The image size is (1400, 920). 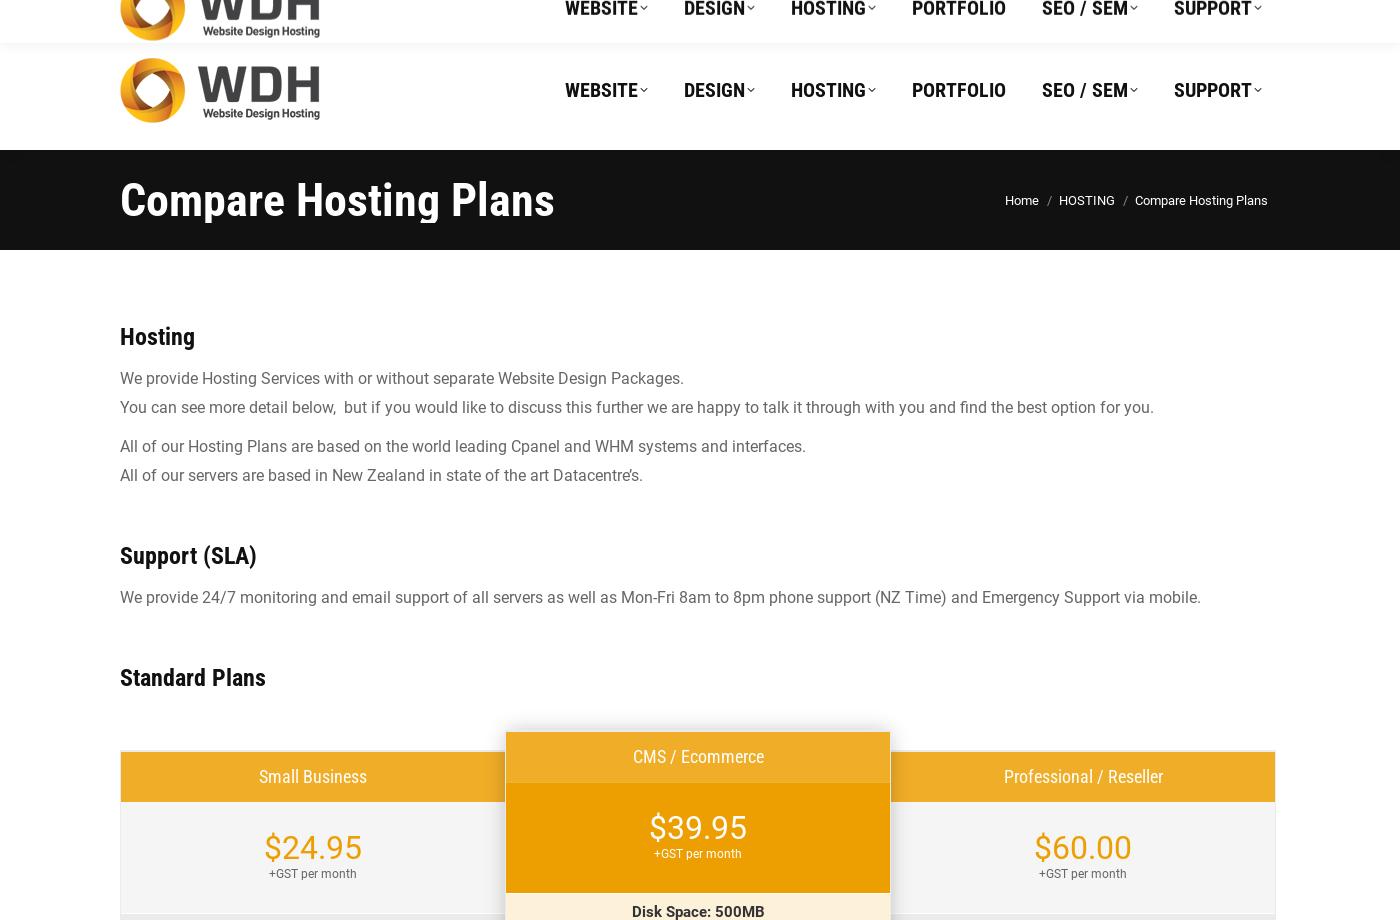 I want to click on 'Standard Plans', so click(x=119, y=677).